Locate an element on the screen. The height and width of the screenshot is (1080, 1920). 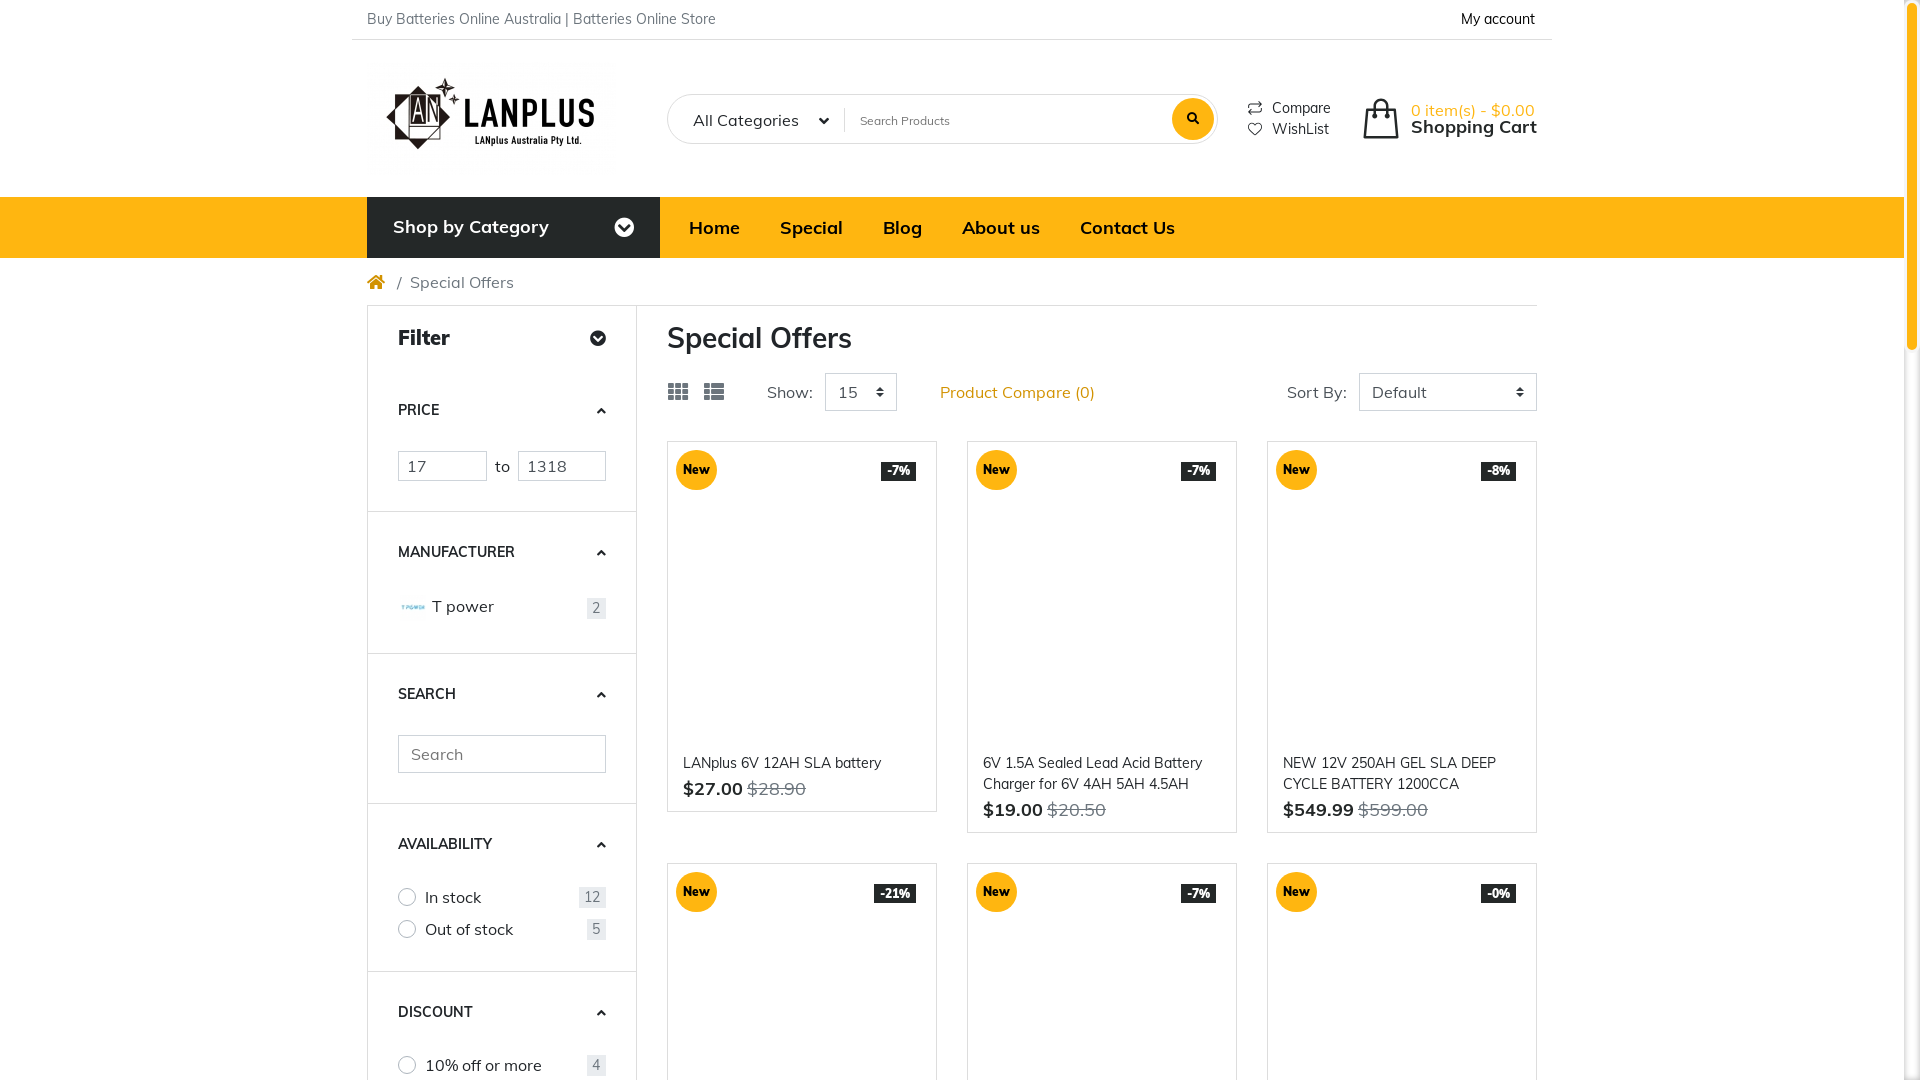
'Product Compare (0)' is located at coordinates (1017, 392).